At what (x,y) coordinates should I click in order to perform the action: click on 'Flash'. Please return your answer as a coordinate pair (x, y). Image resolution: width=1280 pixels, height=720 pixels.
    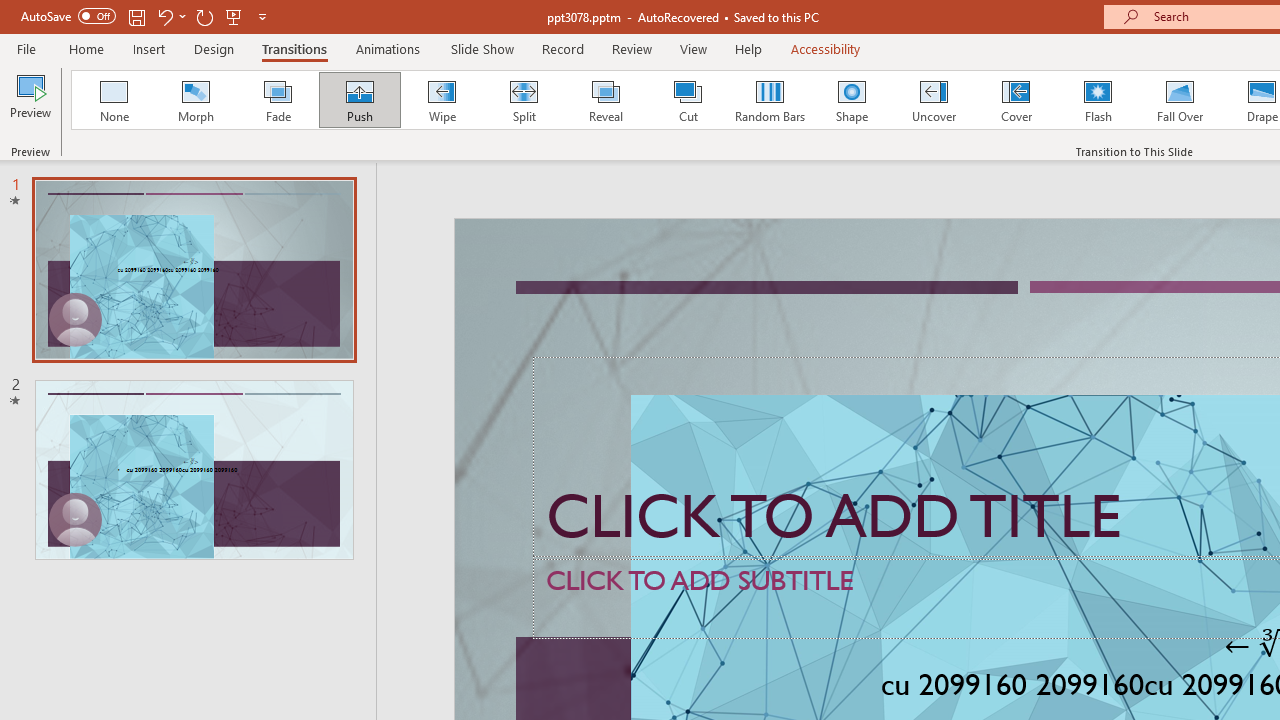
    Looking at the image, I should click on (1097, 100).